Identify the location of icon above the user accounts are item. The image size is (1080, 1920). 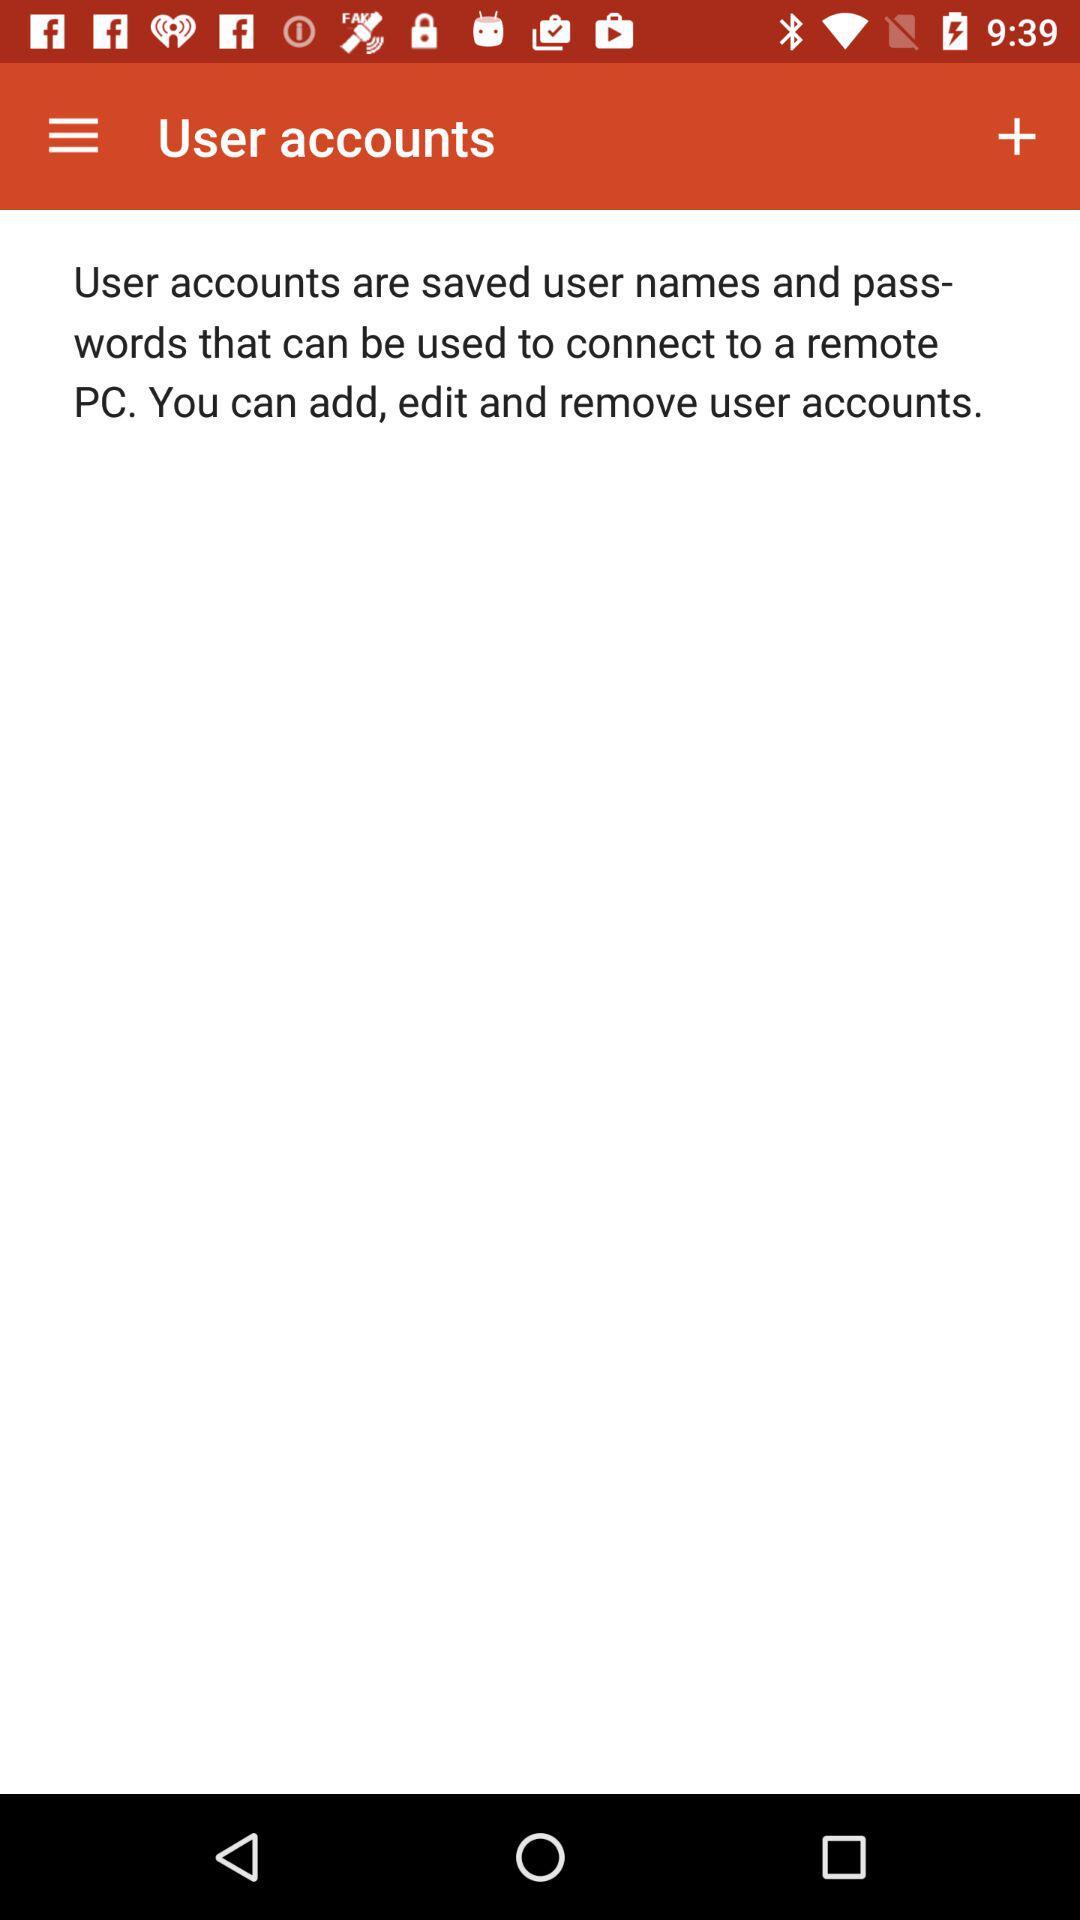
(72, 135).